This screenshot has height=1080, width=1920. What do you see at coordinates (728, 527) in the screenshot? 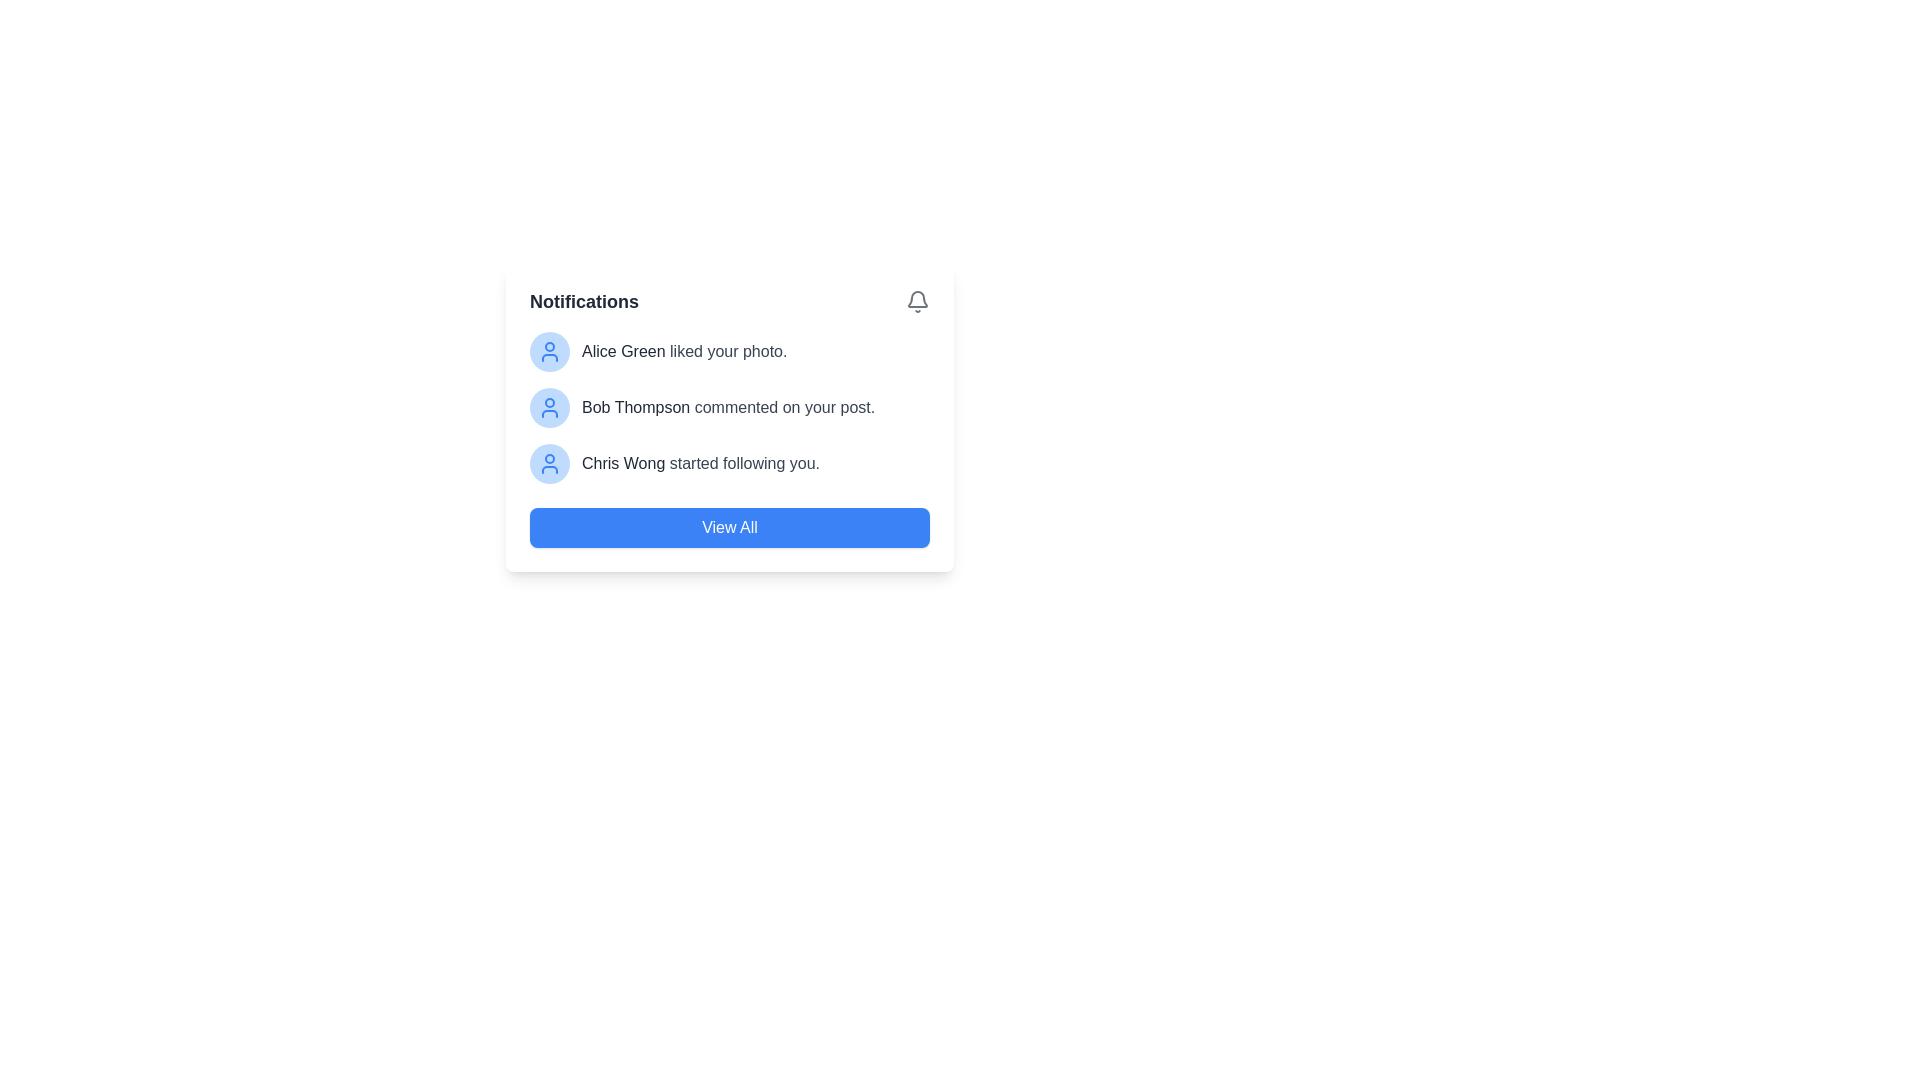
I see `the button at the bottom of the notification panel` at bounding box center [728, 527].